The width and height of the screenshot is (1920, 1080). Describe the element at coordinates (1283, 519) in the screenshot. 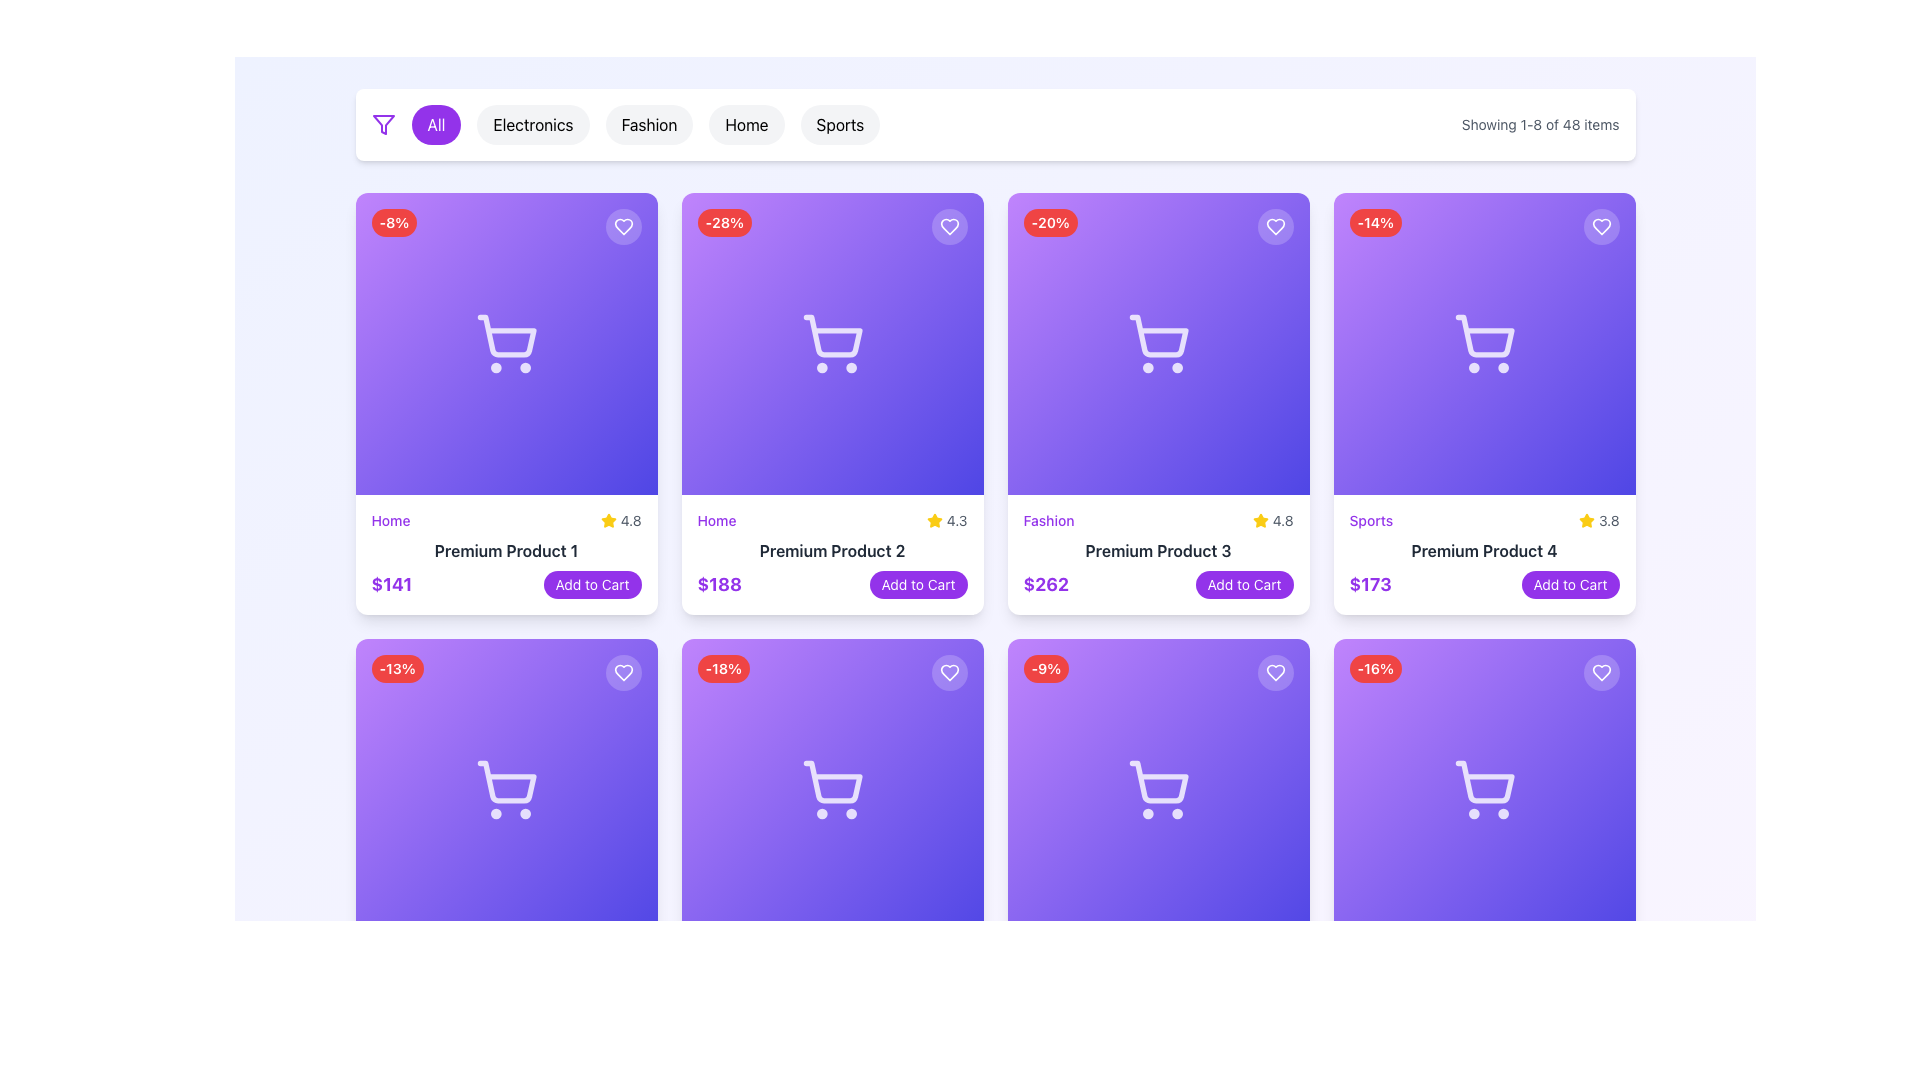

I see `the rating value displayed as '4.8' next to the yellow star icon in the 'Premium Product 3' card interface` at that location.